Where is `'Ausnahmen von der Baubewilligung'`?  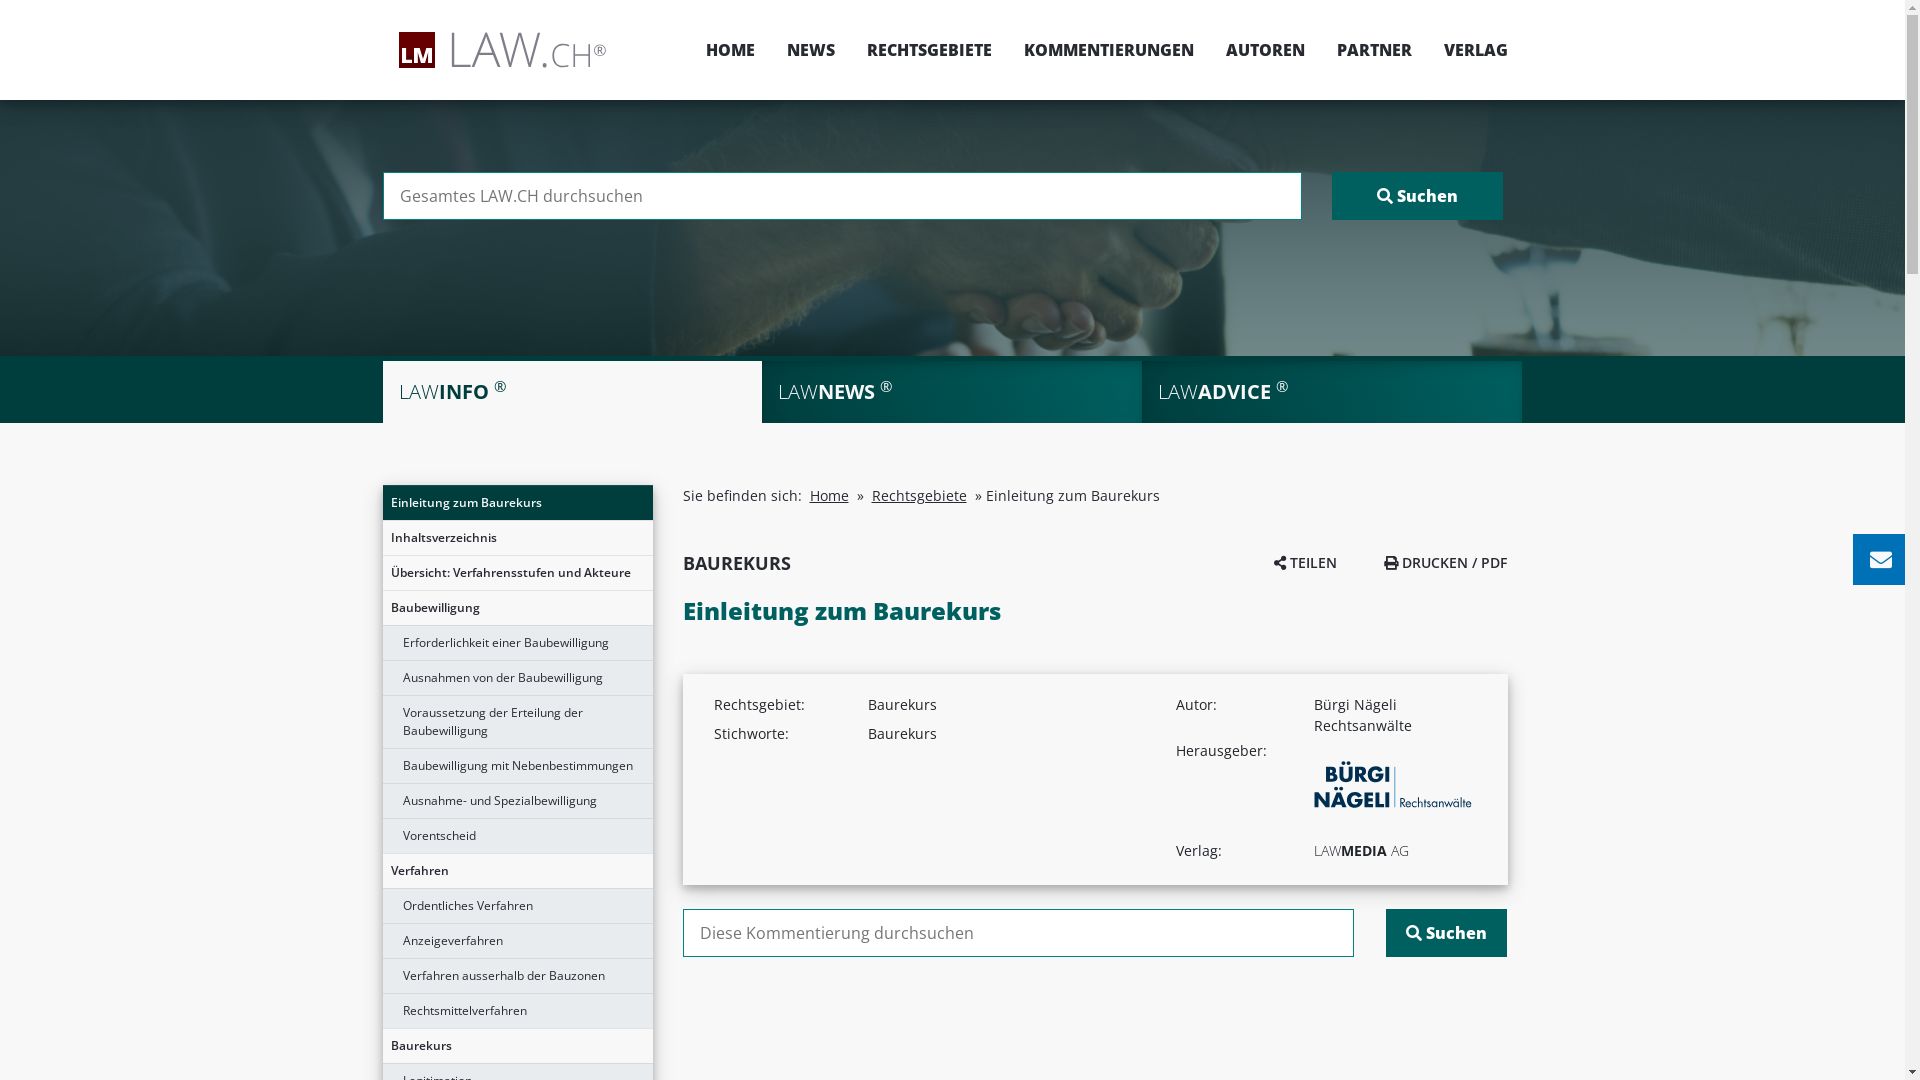 'Ausnahmen von der Baubewilligung' is located at coordinates (517, 677).